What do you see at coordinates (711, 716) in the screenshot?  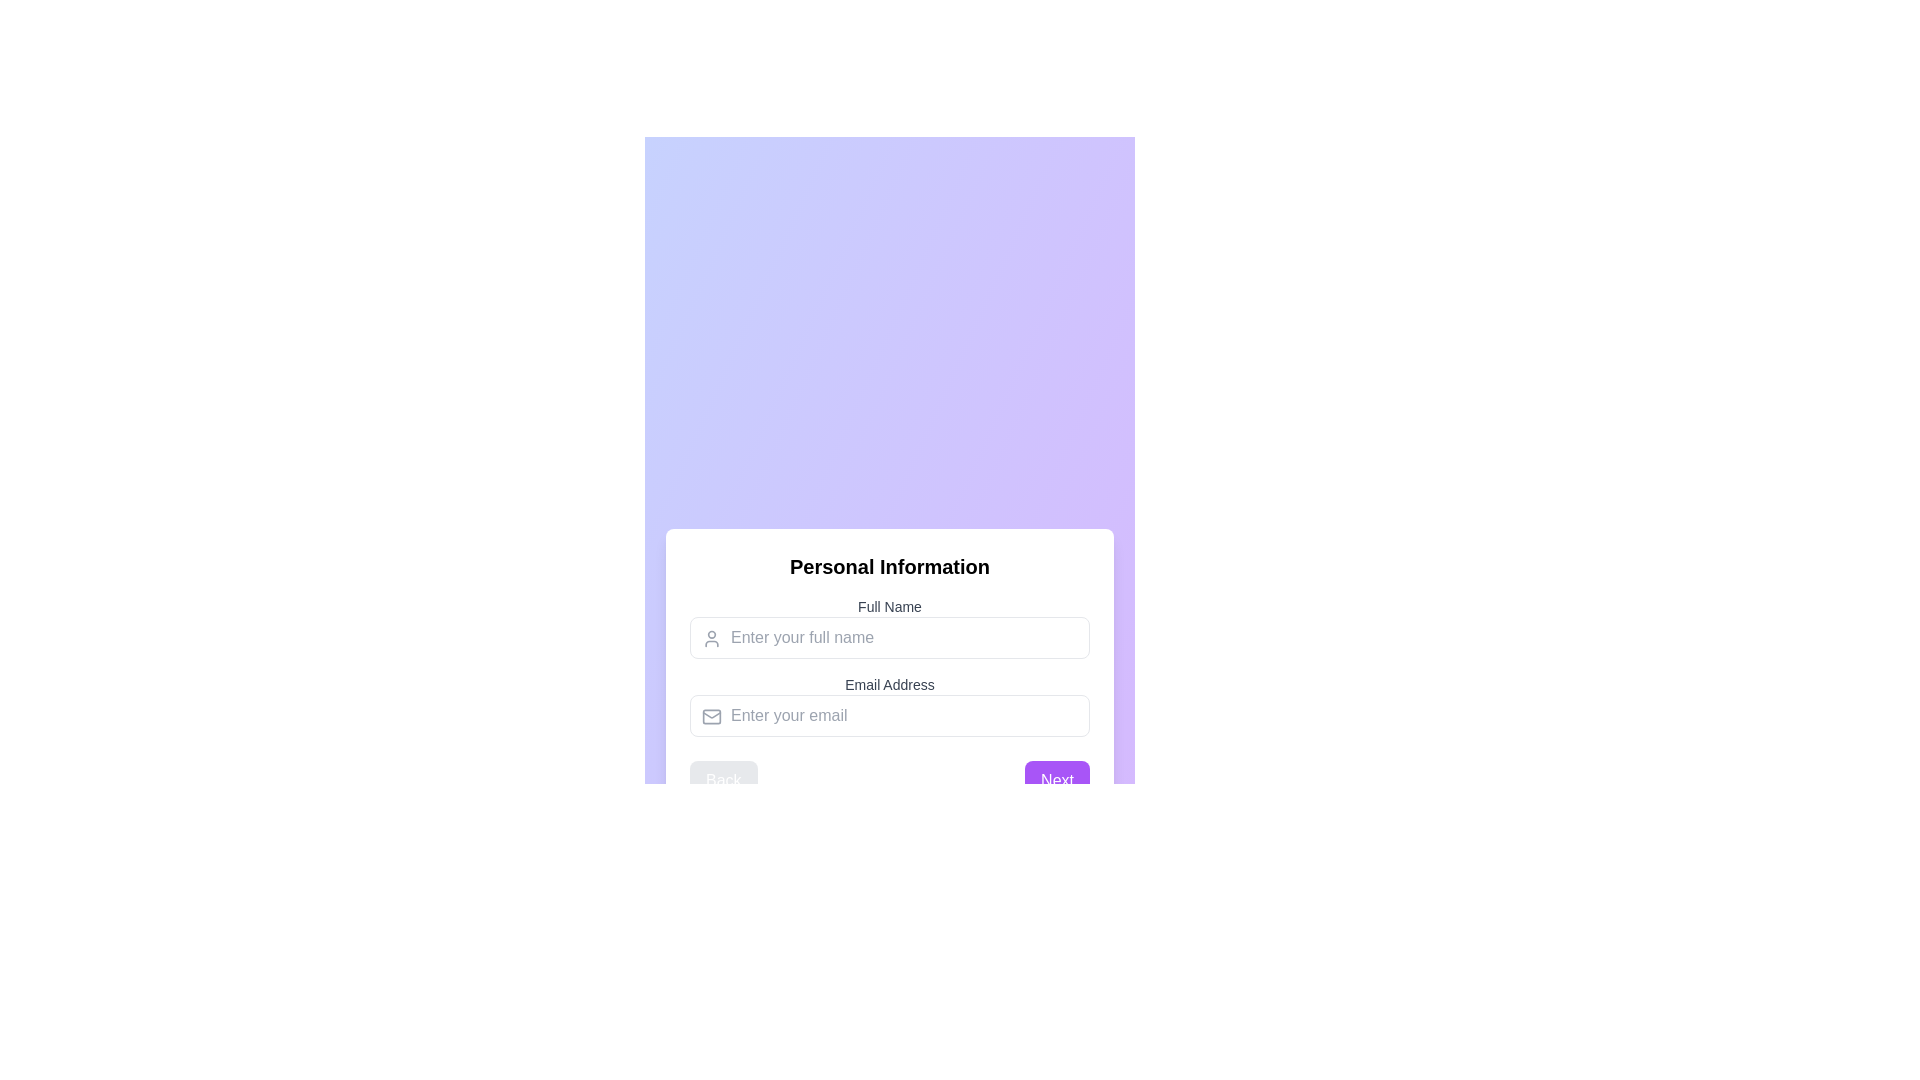 I see `the gray envelope icon located inside the 'Email Address' input field, positioned to the left of the placeholder text 'Enter your email.'` at bounding box center [711, 716].